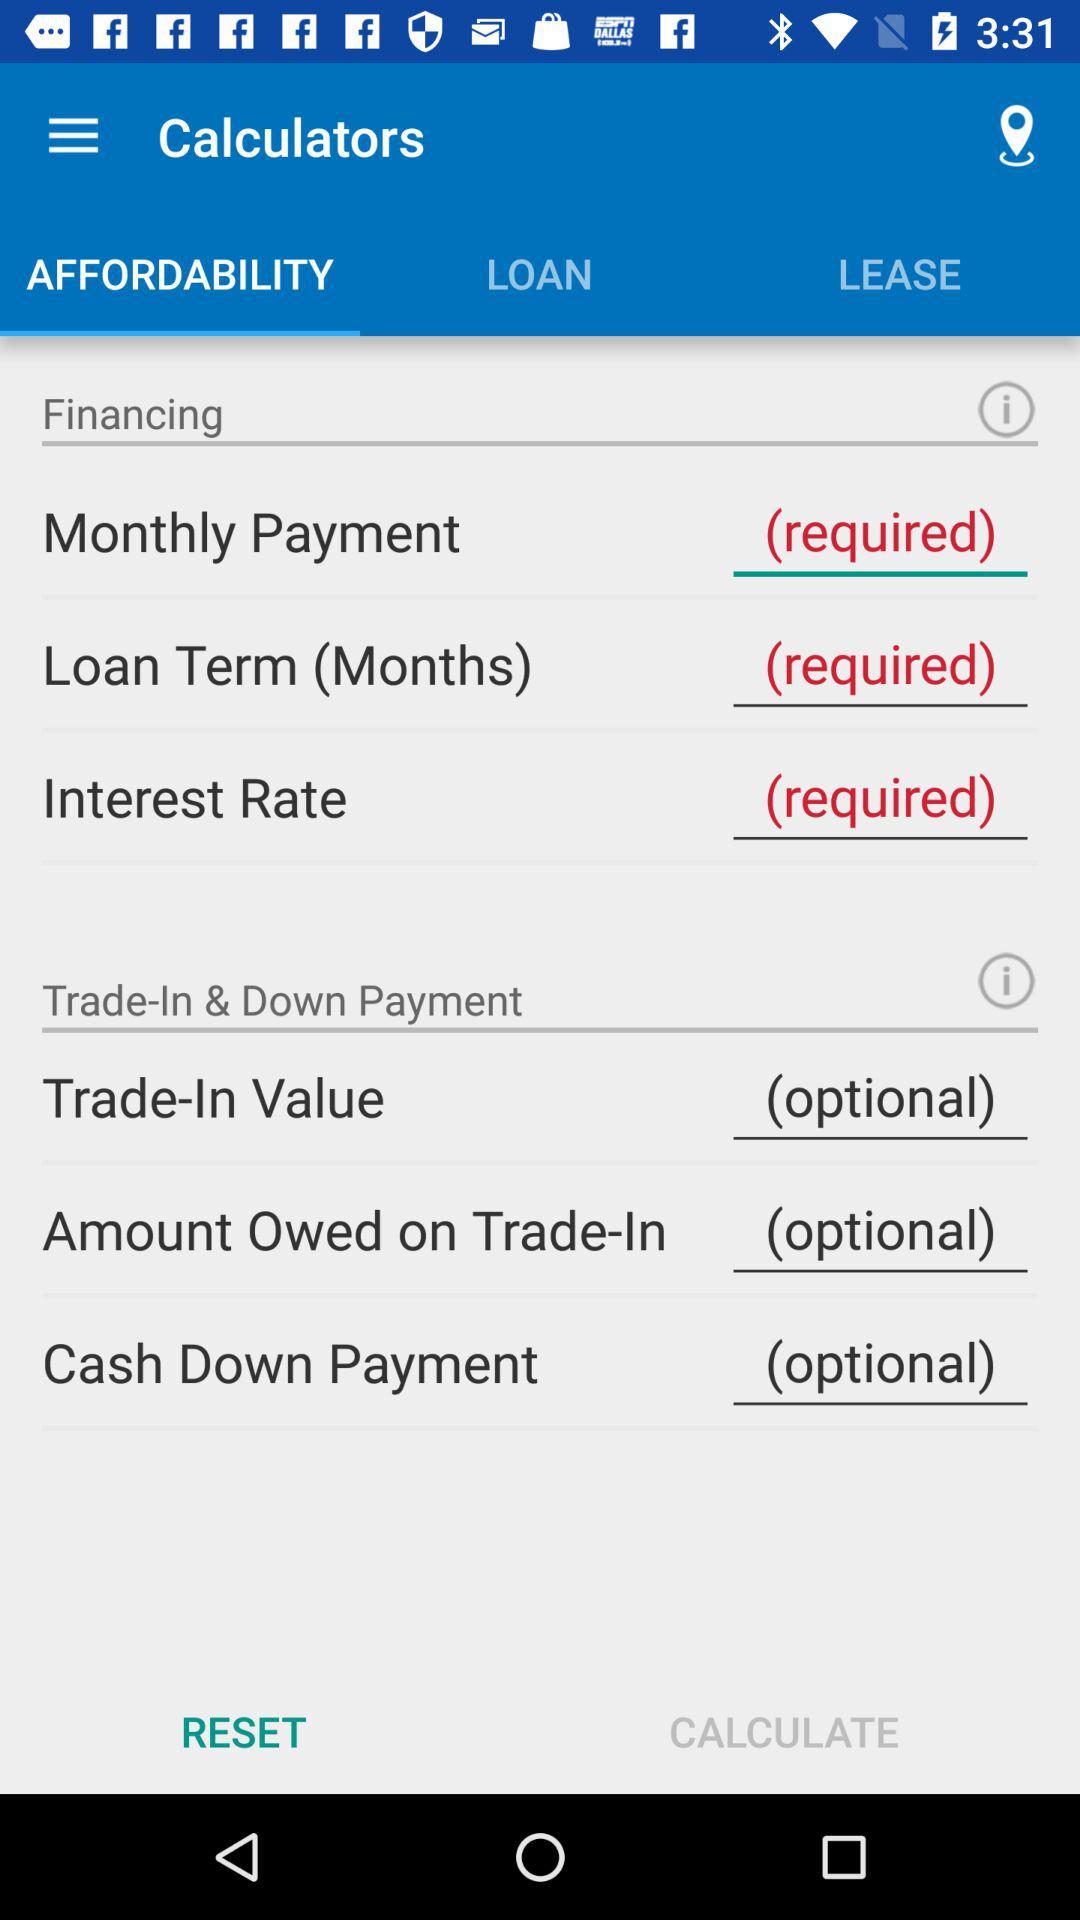 Image resolution: width=1080 pixels, height=1920 pixels. I want to click on amount owed option, so click(879, 1228).